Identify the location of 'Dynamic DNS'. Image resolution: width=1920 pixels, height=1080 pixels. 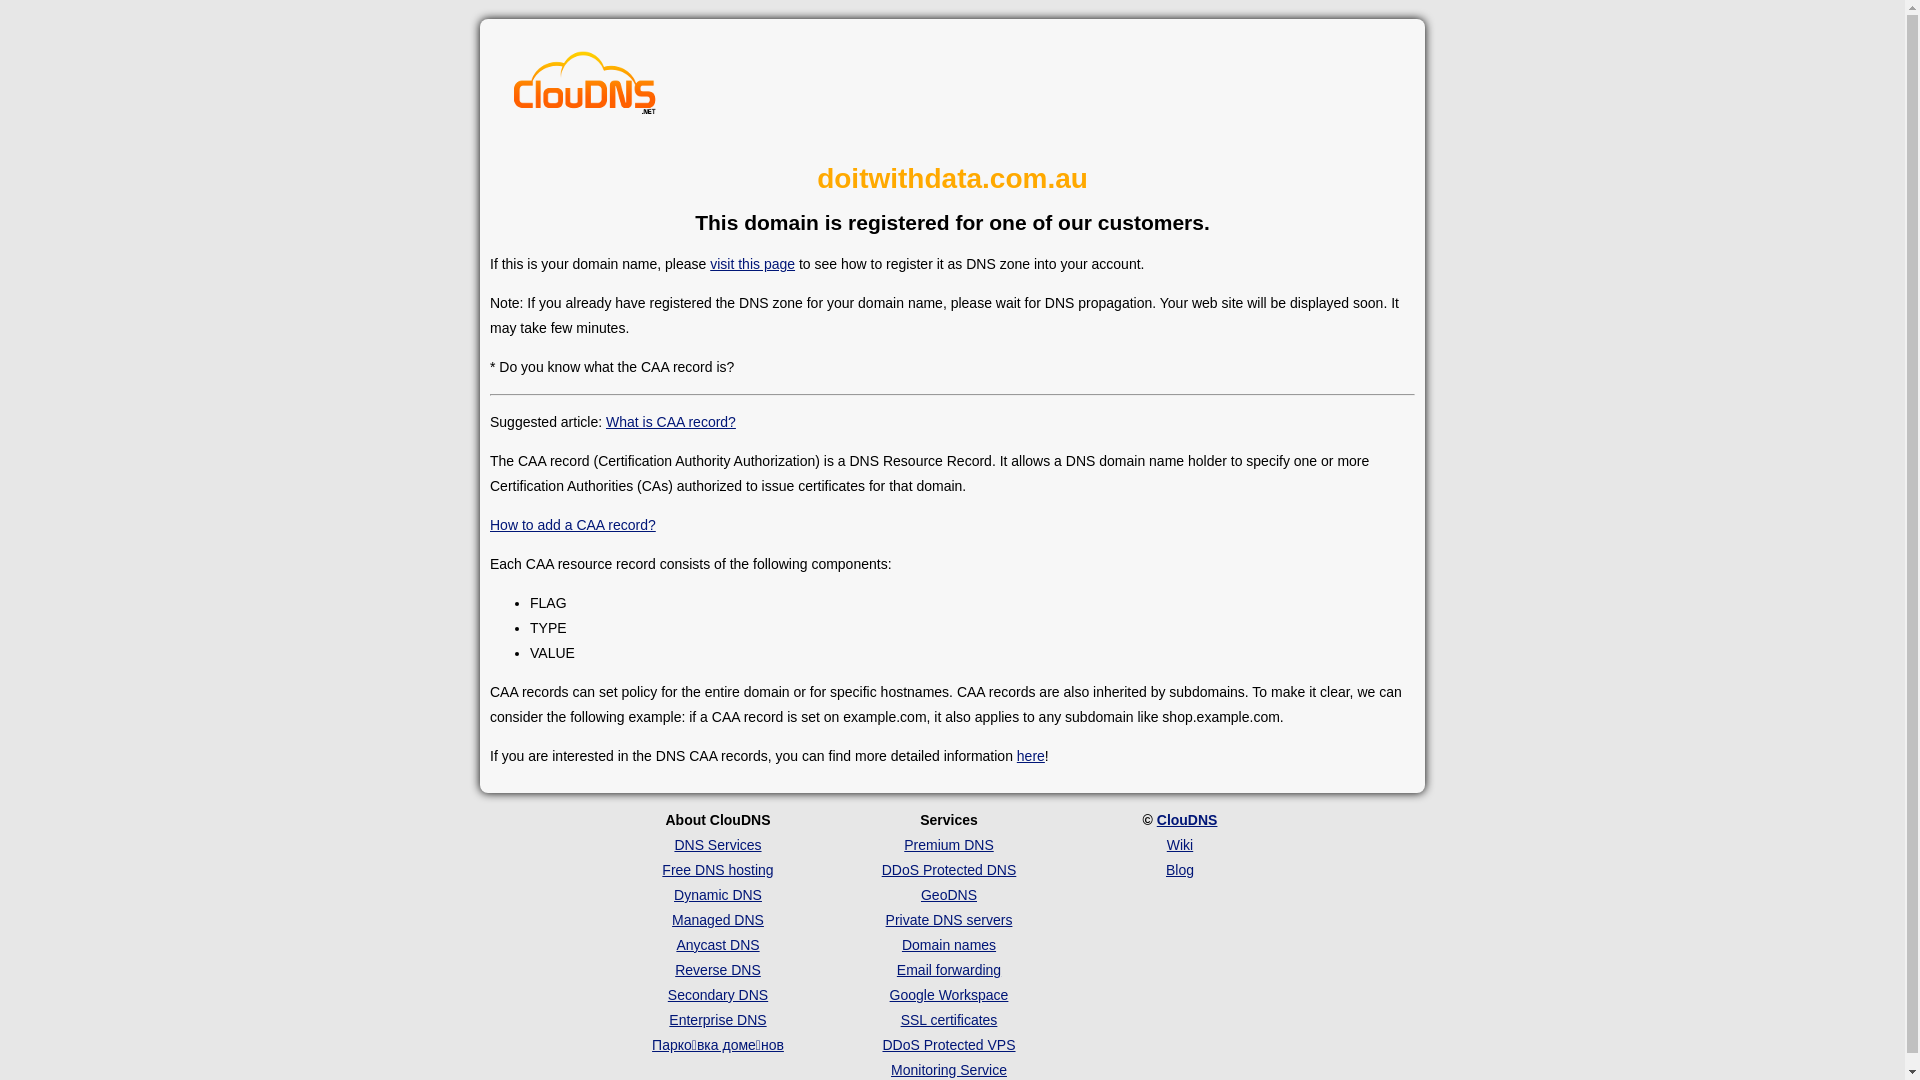
(718, 893).